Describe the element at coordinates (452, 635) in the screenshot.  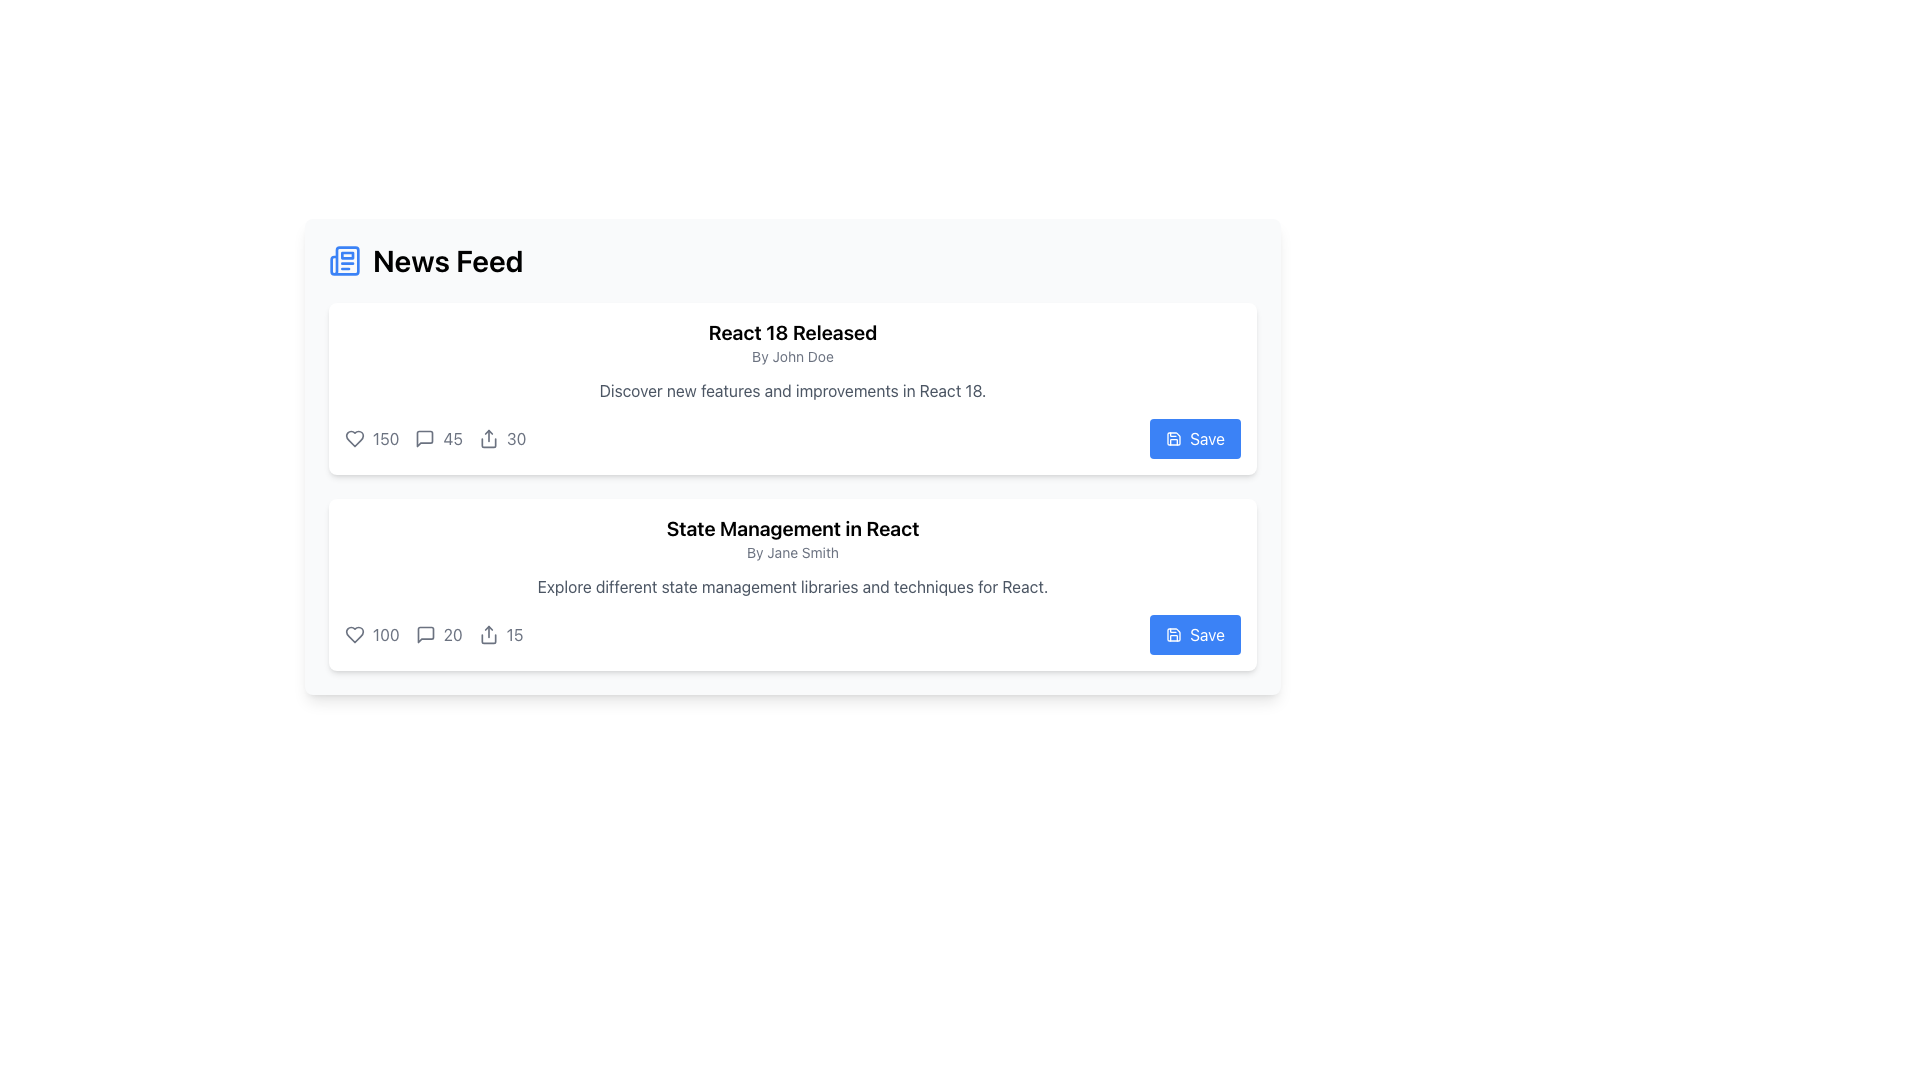
I see `the Static Text Label displaying the number '20' located in the metadata section of the second news card, positioned horizontally after a speech bubble icon` at that location.